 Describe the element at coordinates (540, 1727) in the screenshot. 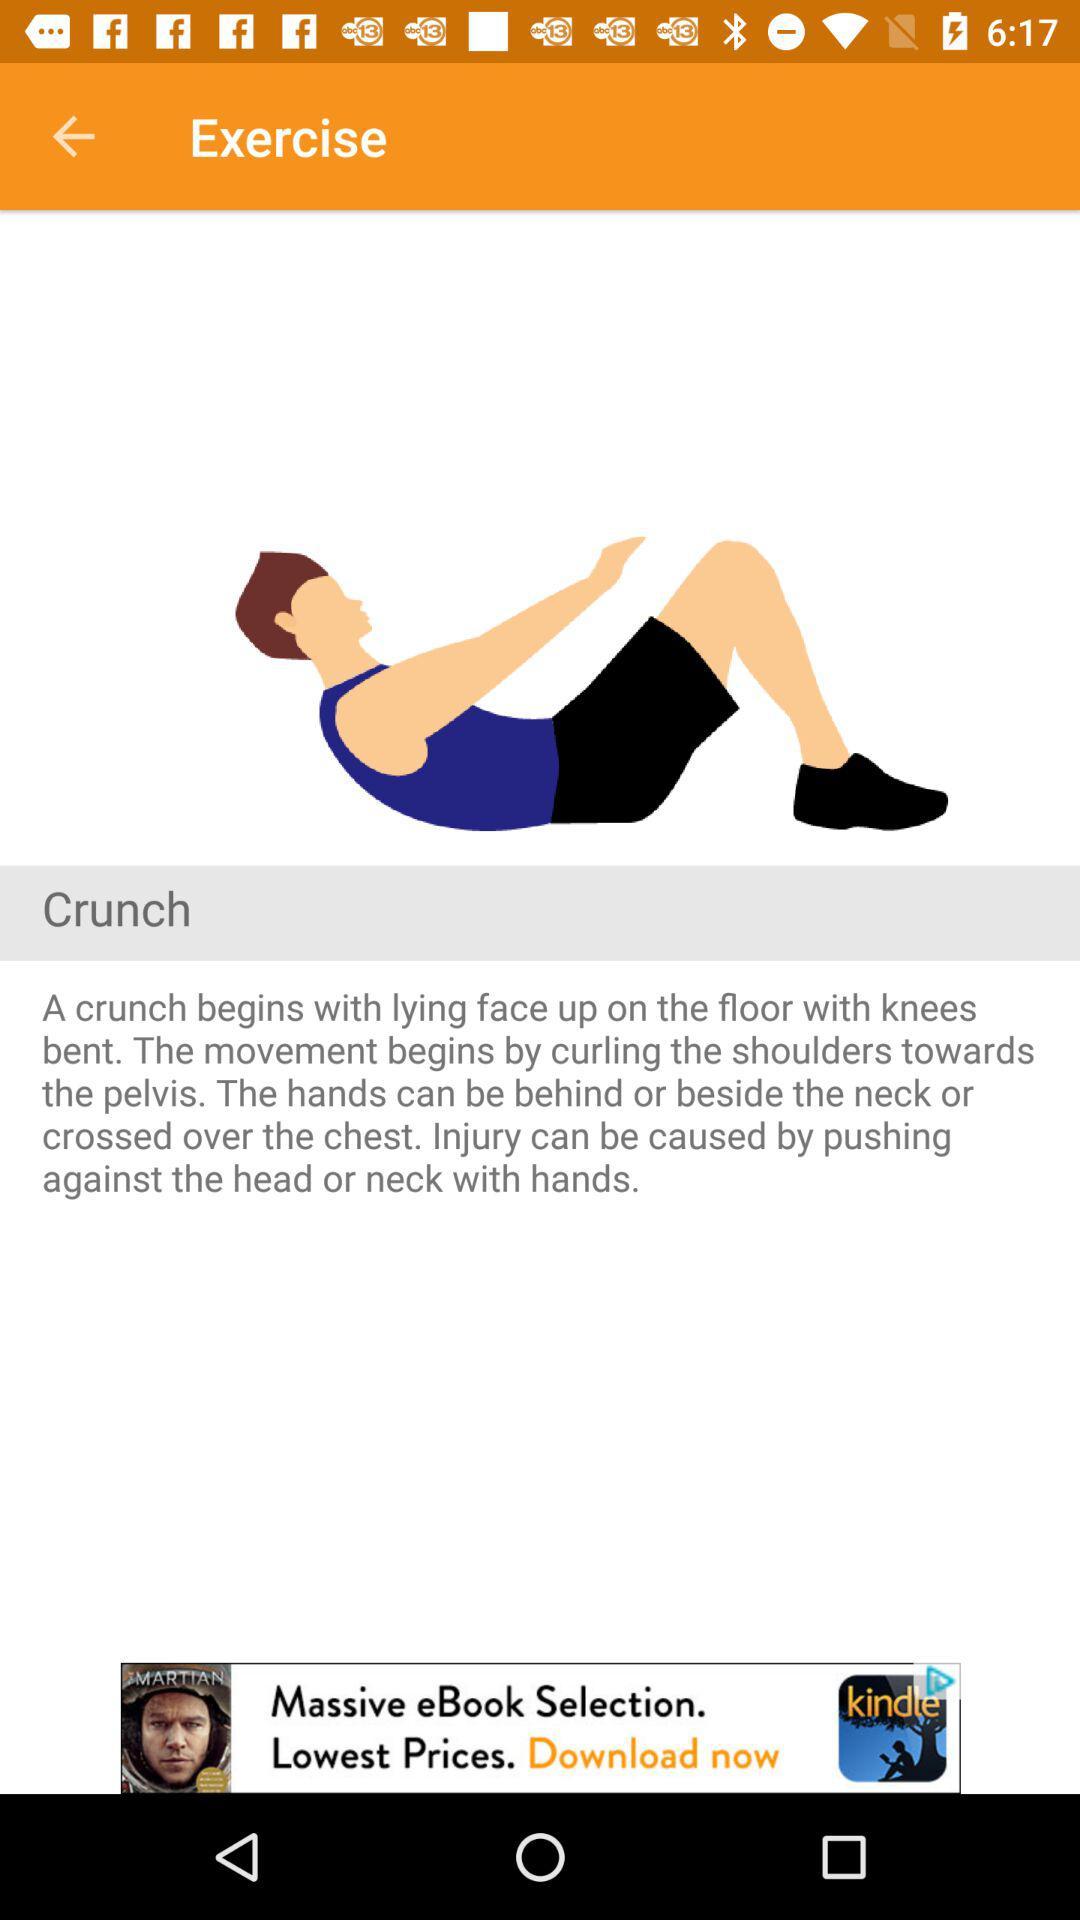

I see `open advertisements` at that location.